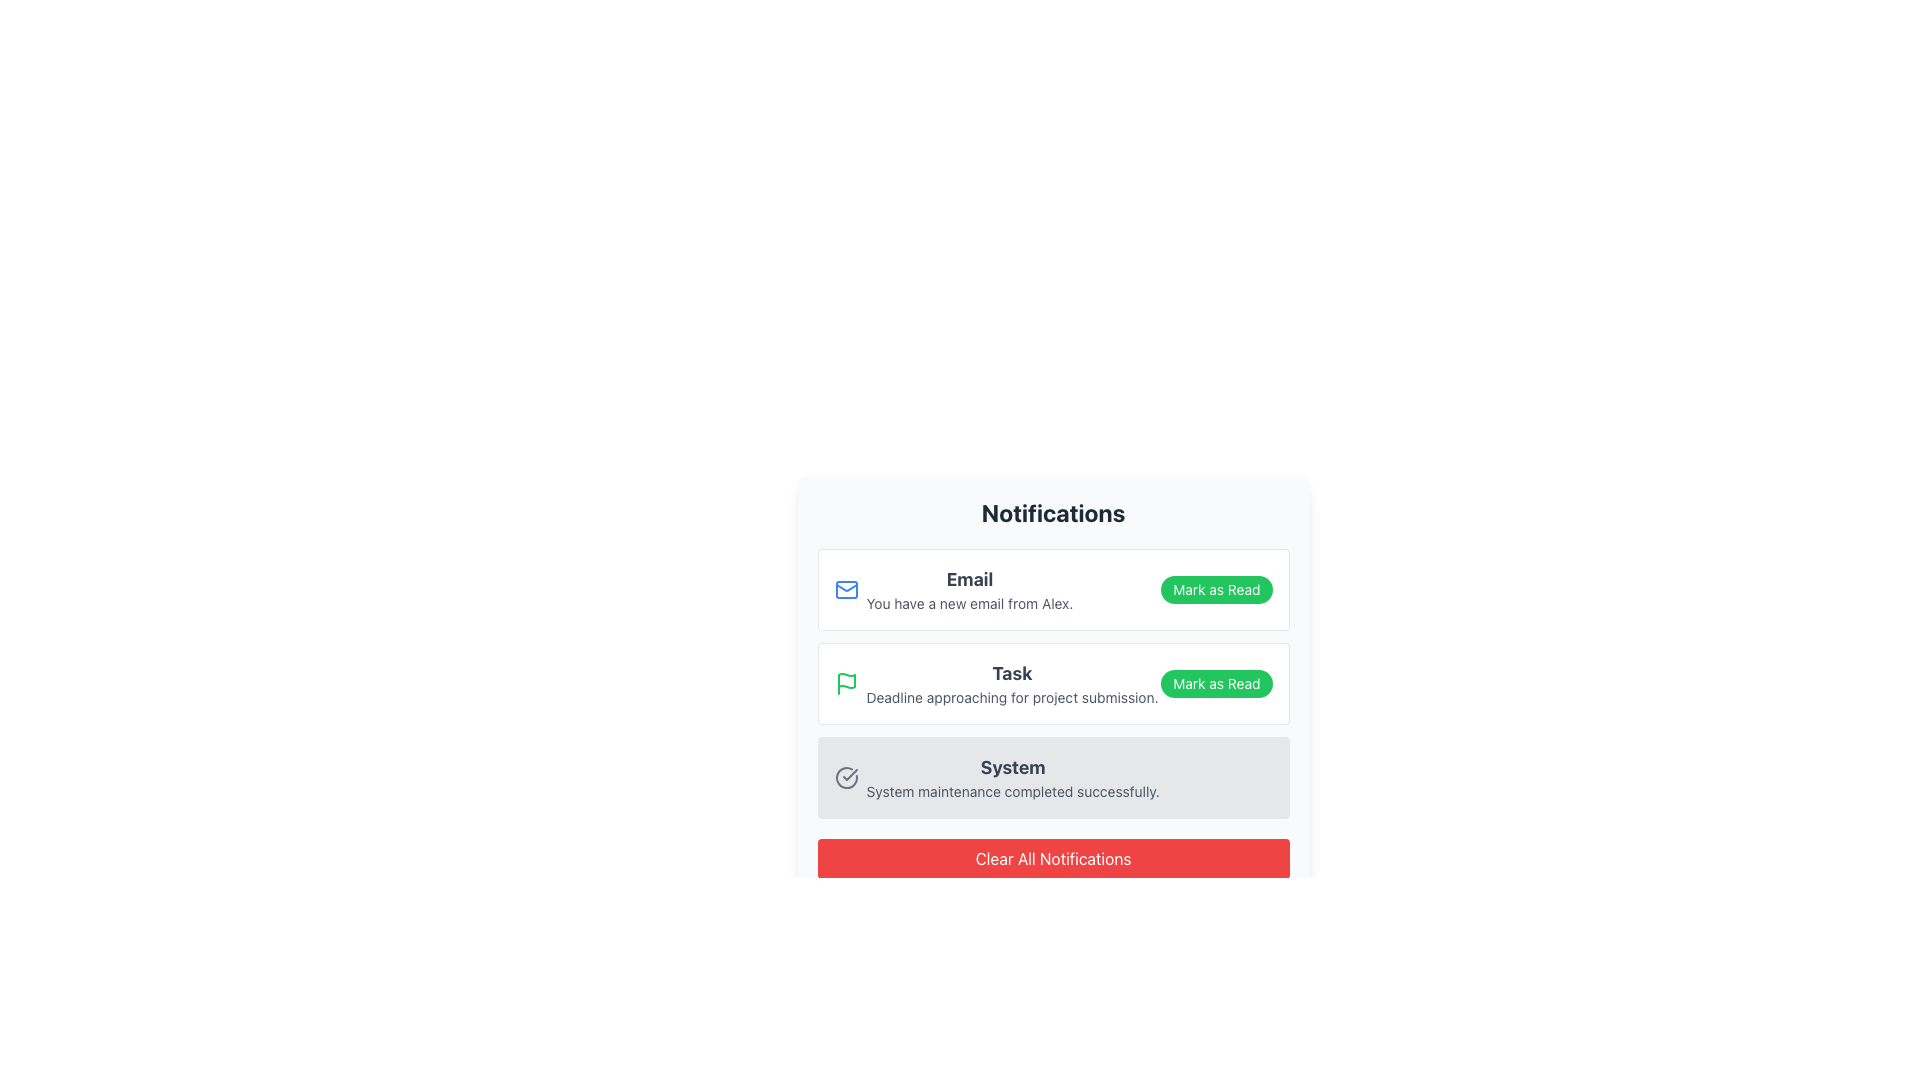 The image size is (1920, 1080). I want to click on the Text Label that serves as a title or heading for the notification, located at the top of the notification card, so click(969, 579).